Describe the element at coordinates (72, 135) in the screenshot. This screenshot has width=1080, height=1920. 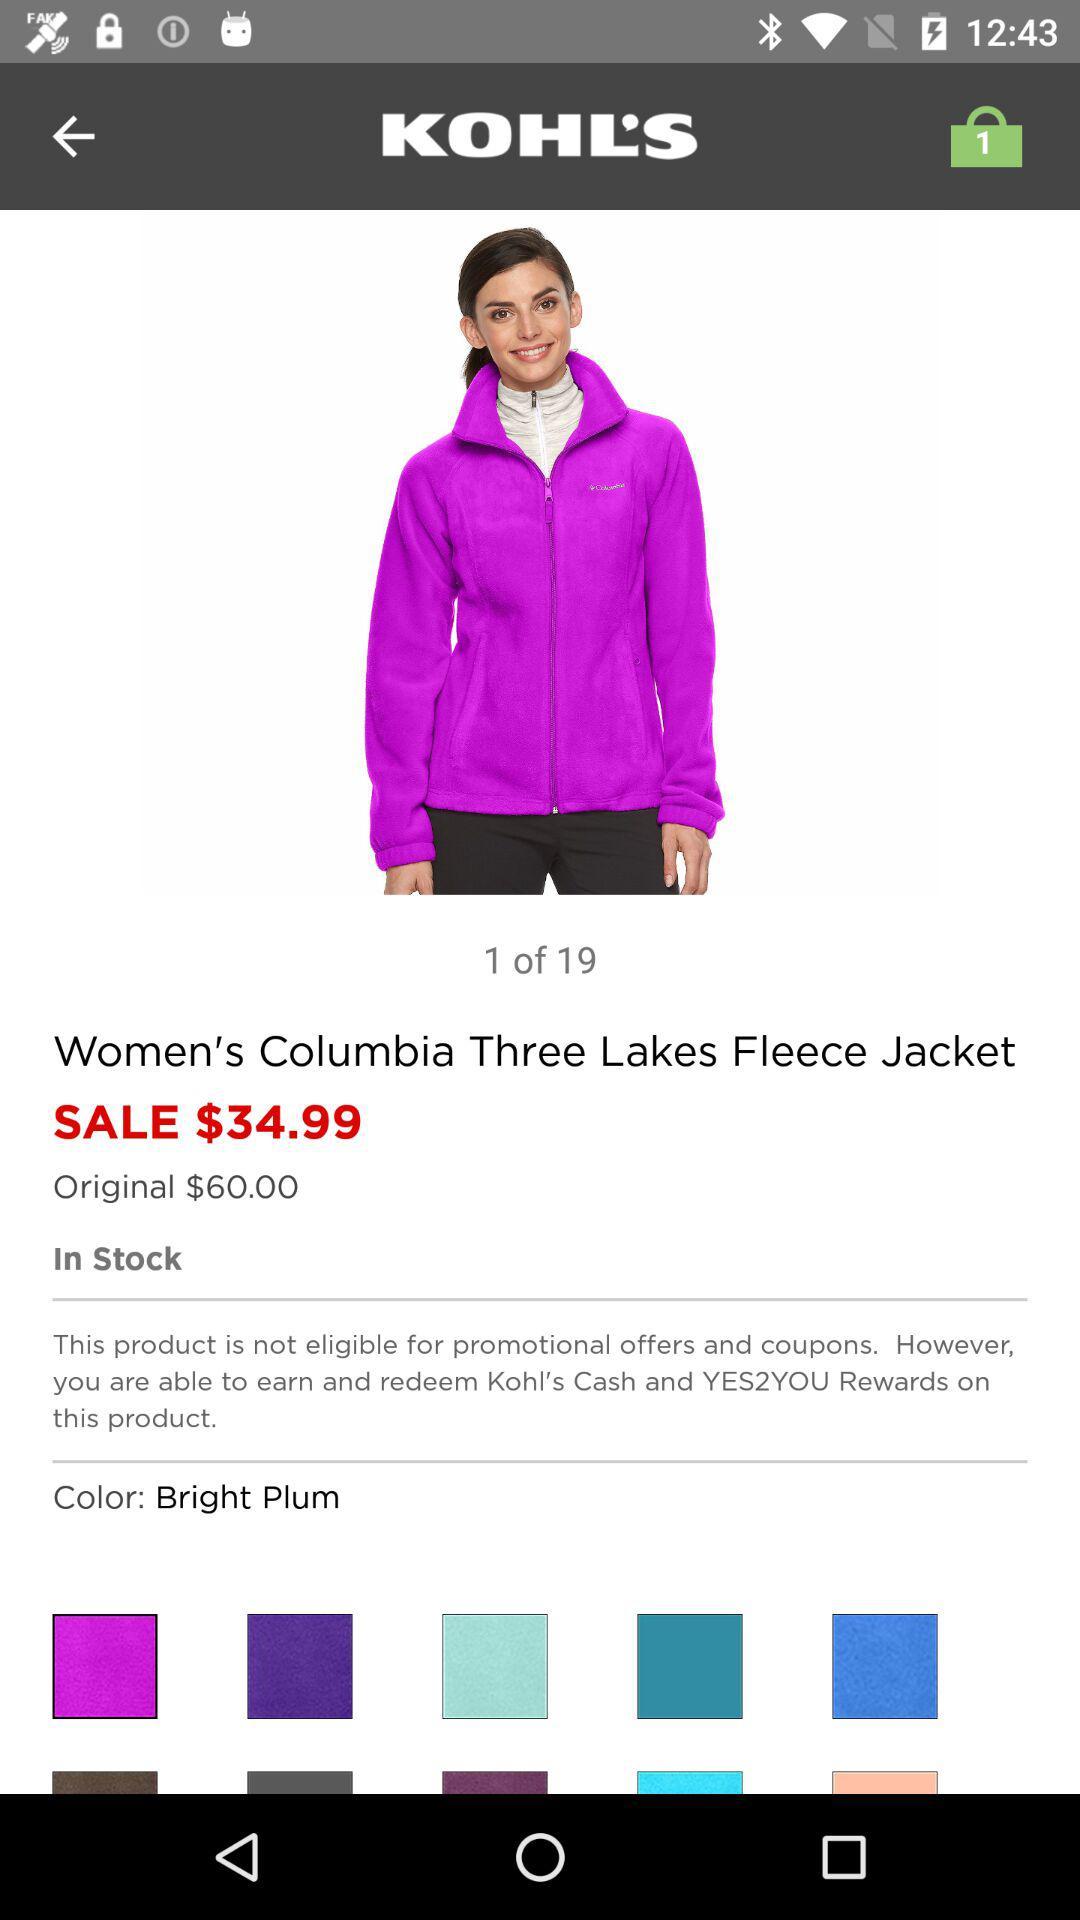
I see `the arrow_backward icon` at that location.